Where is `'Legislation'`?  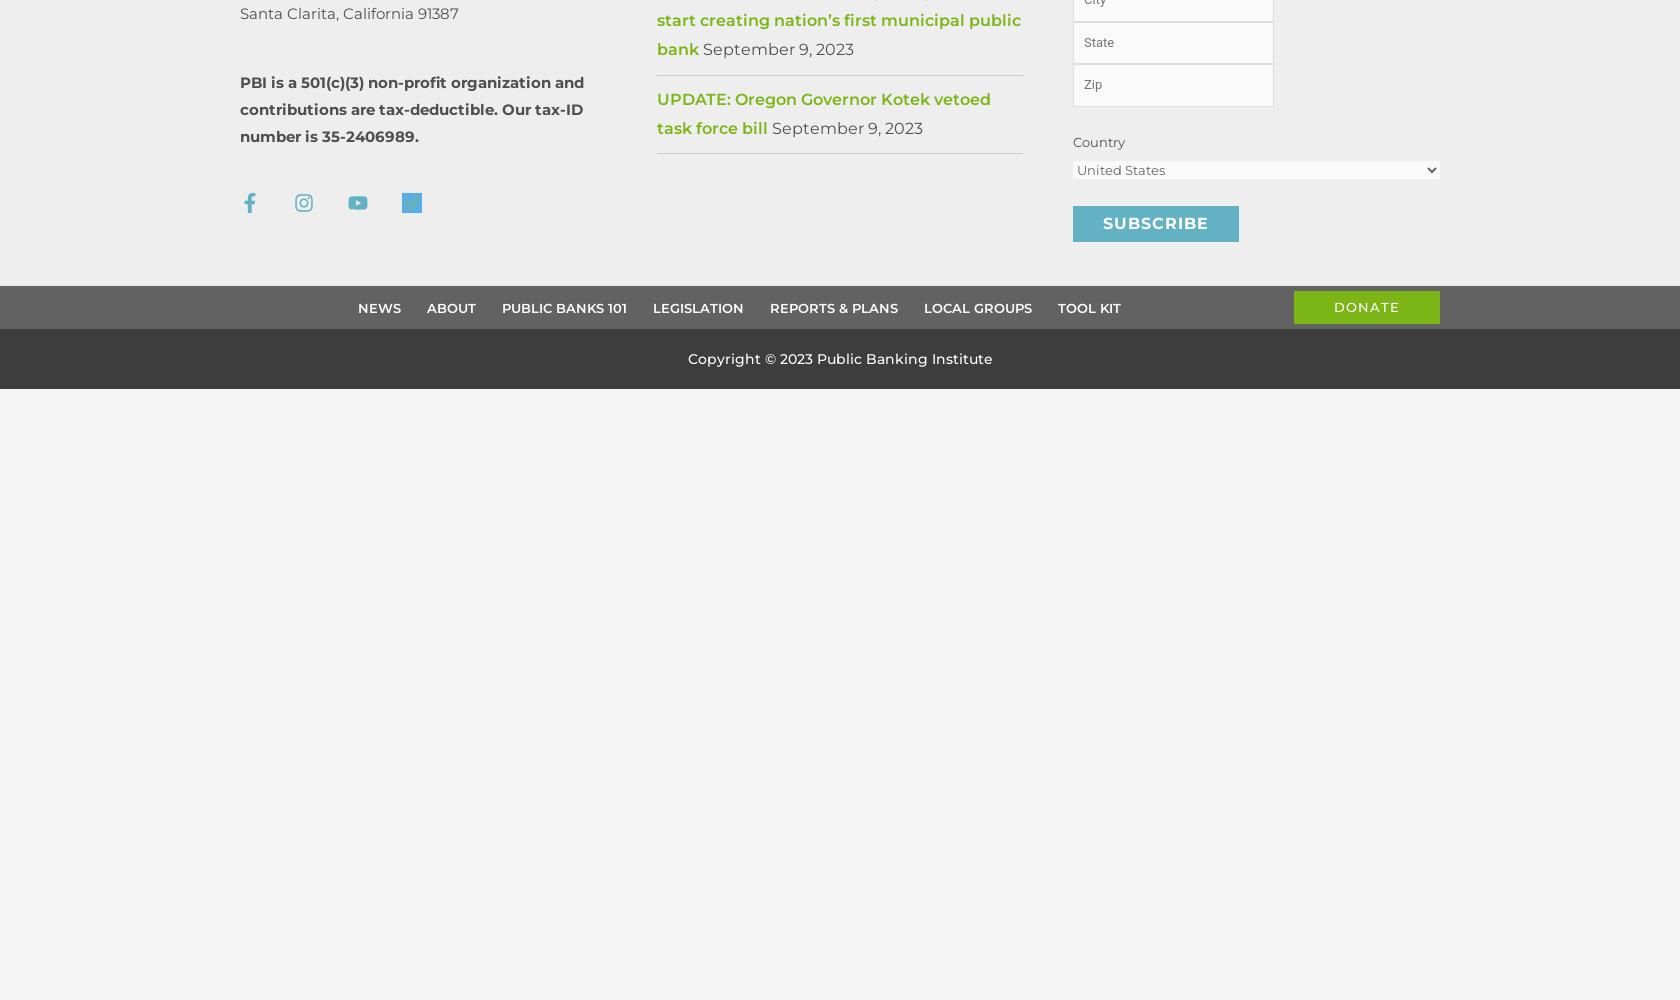
'Legislation' is located at coordinates (698, 307).